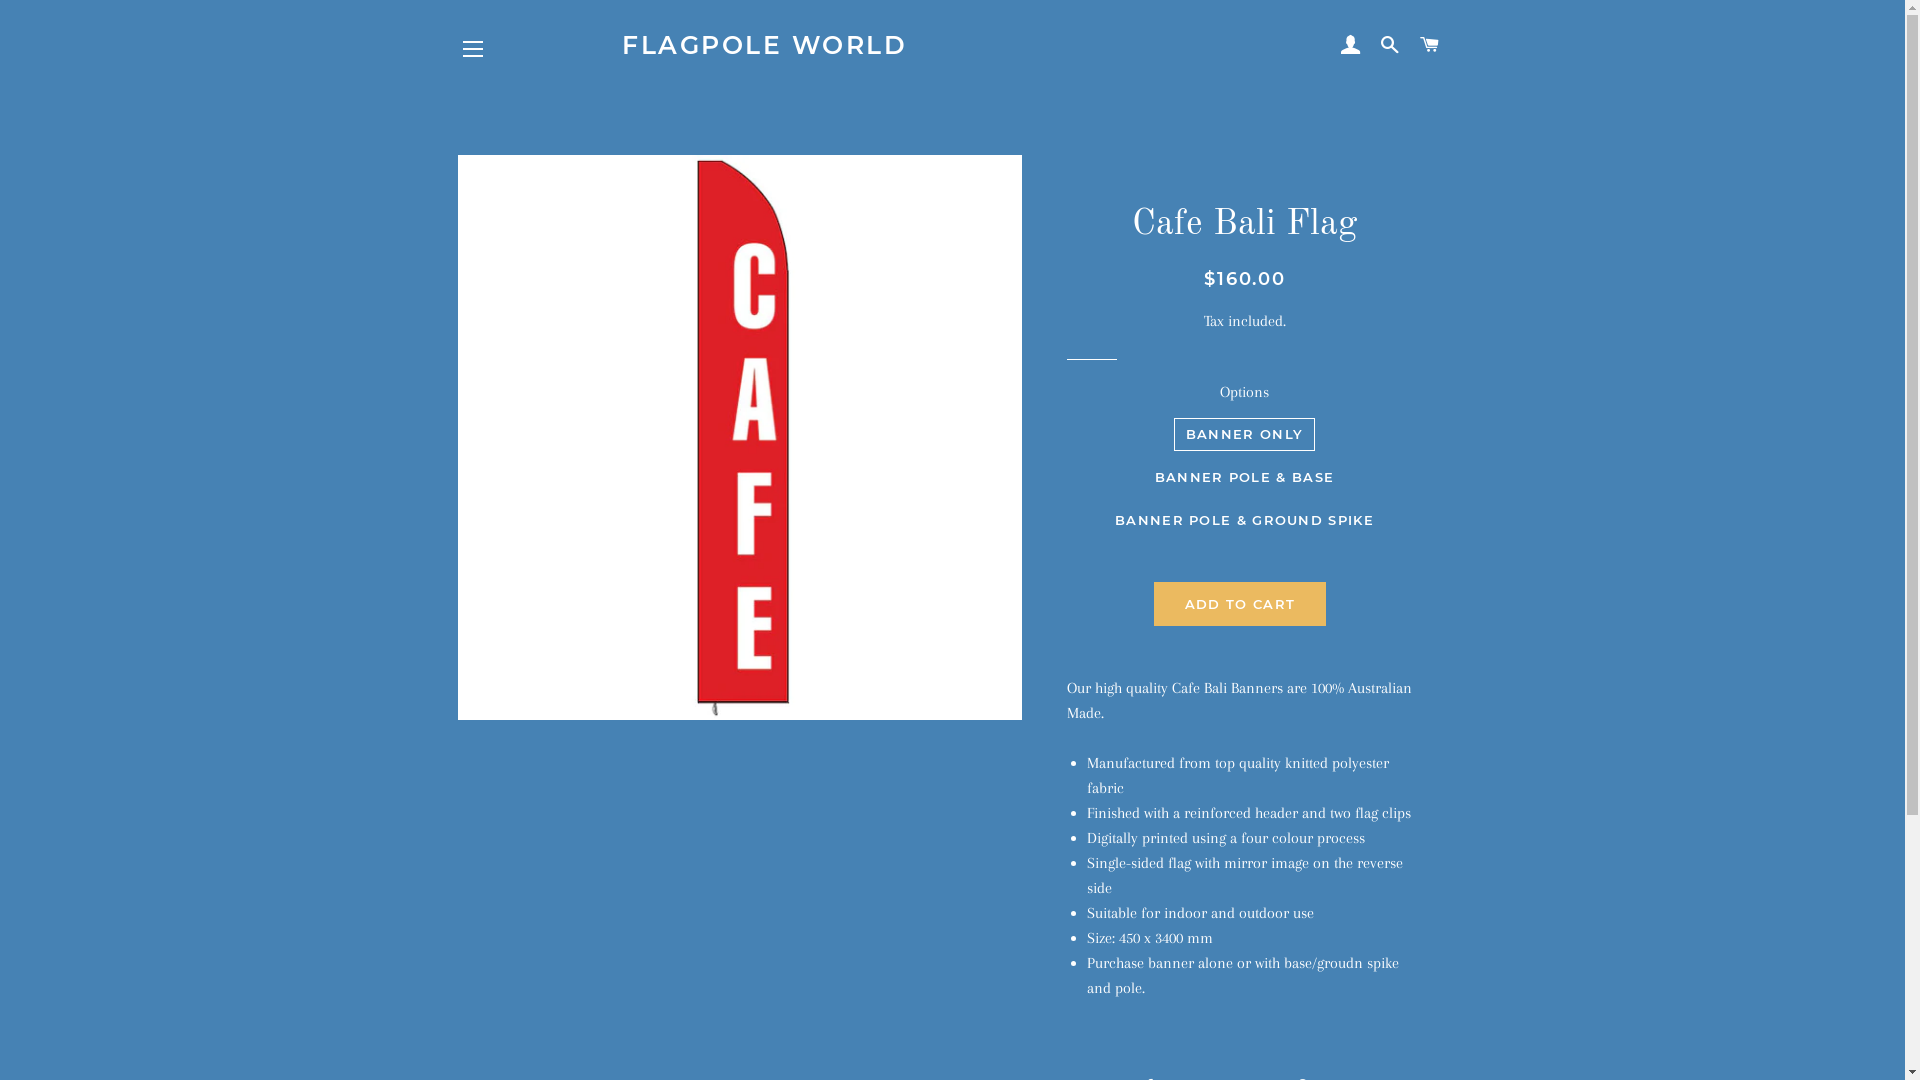 This screenshot has height=1080, width=1920. What do you see at coordinates (472, 48) in the screenshot?
I see `'SITE NAVIGATION'` at bounding box center [472, 48].